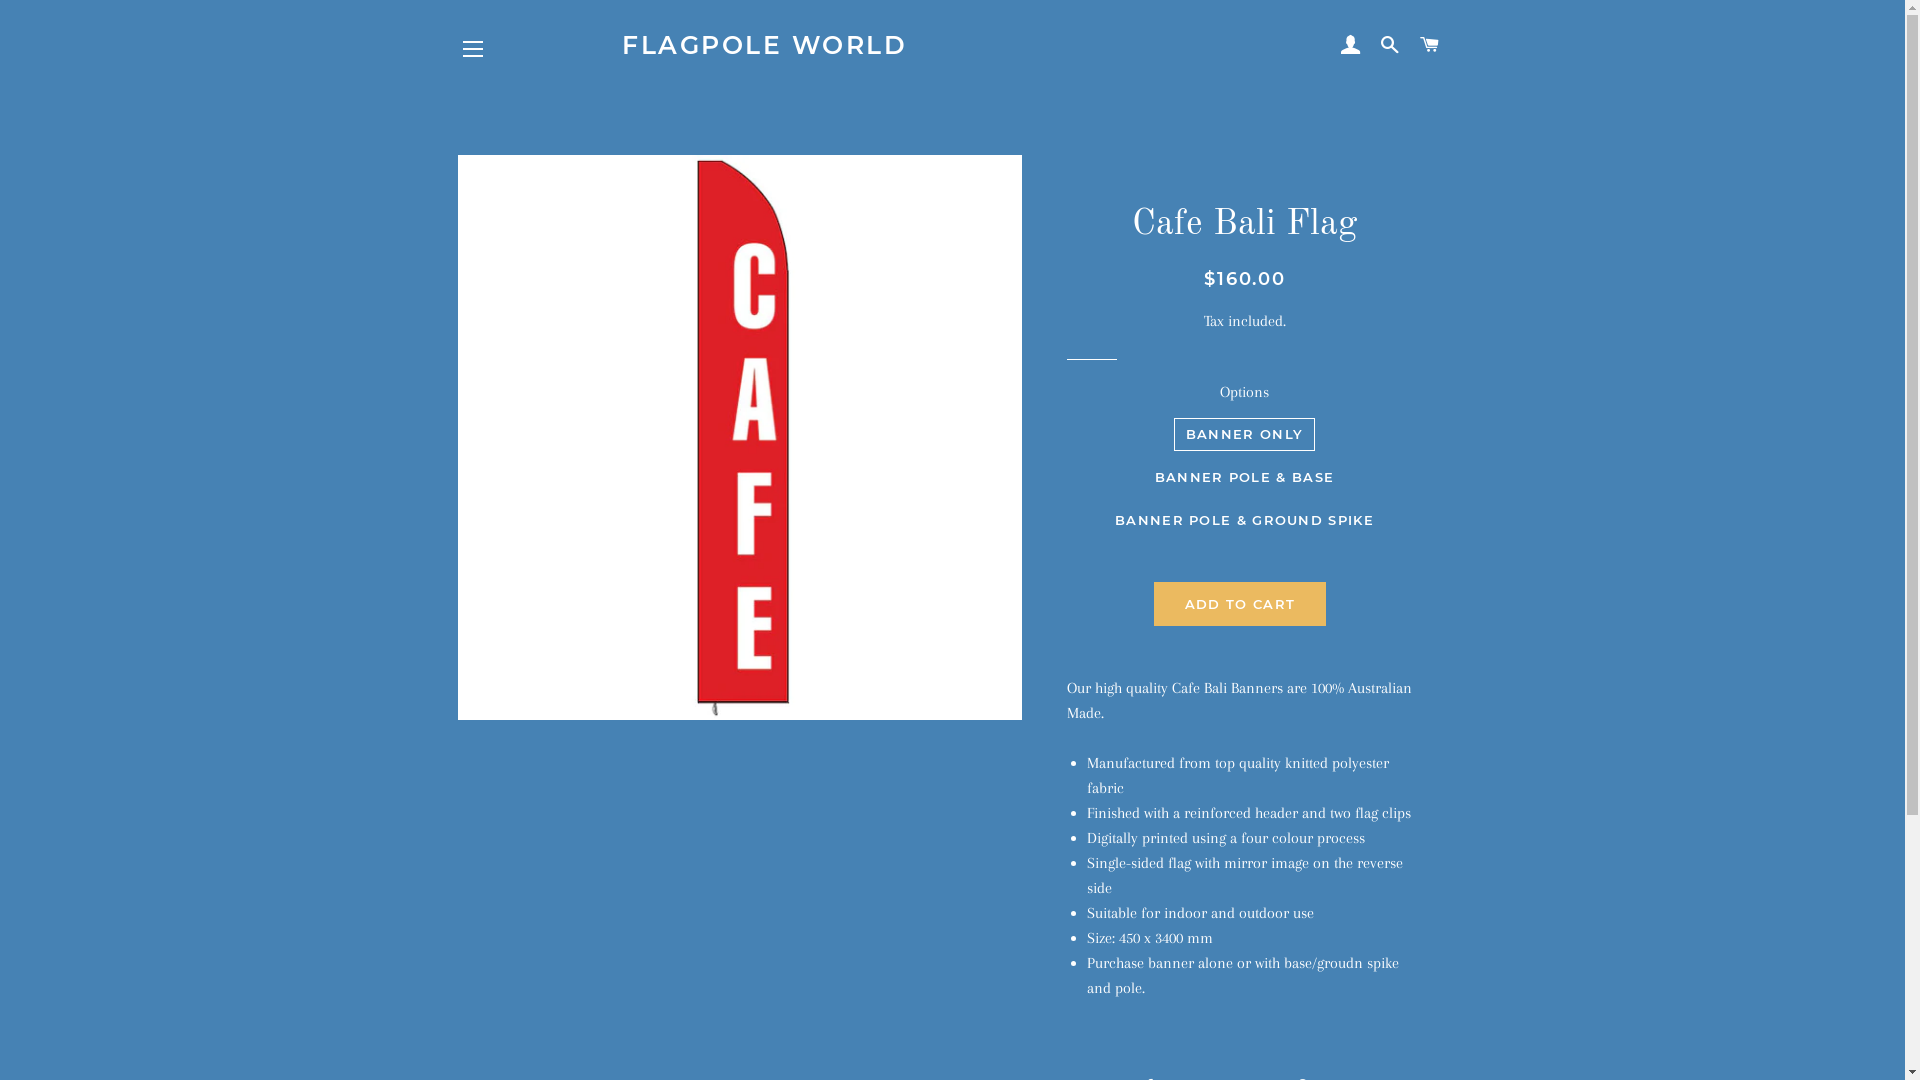 This screenshot has height=1080, width=1920. What do you see at coordinates (472, 48) in the screenshot?
I see `'SITE NAVIGATION'` at bounding box center [472, 48].